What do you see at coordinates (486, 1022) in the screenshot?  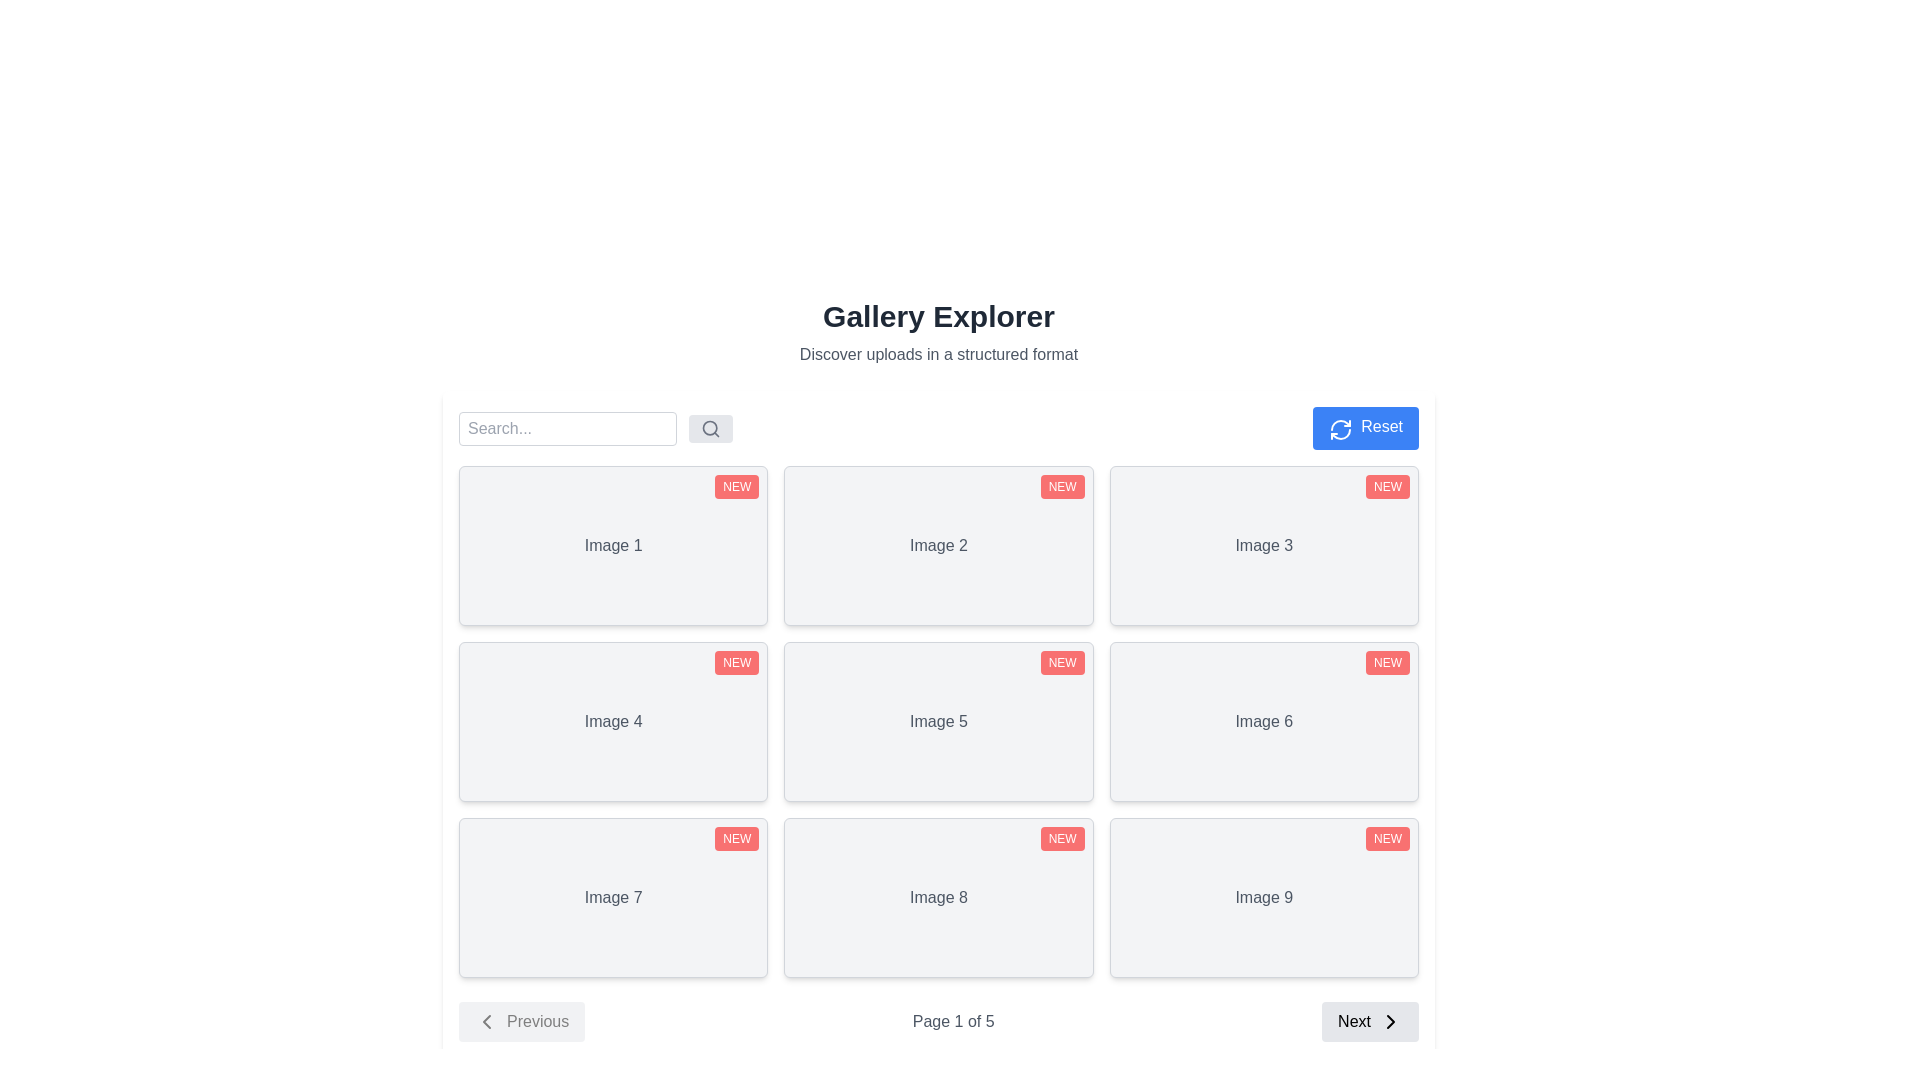 I see `the chevron icon SVG graphic used for navigating to the previous page, located next to the 'Previous' button text in the lower-left section of the interface` at bounding box center [486, 1022].